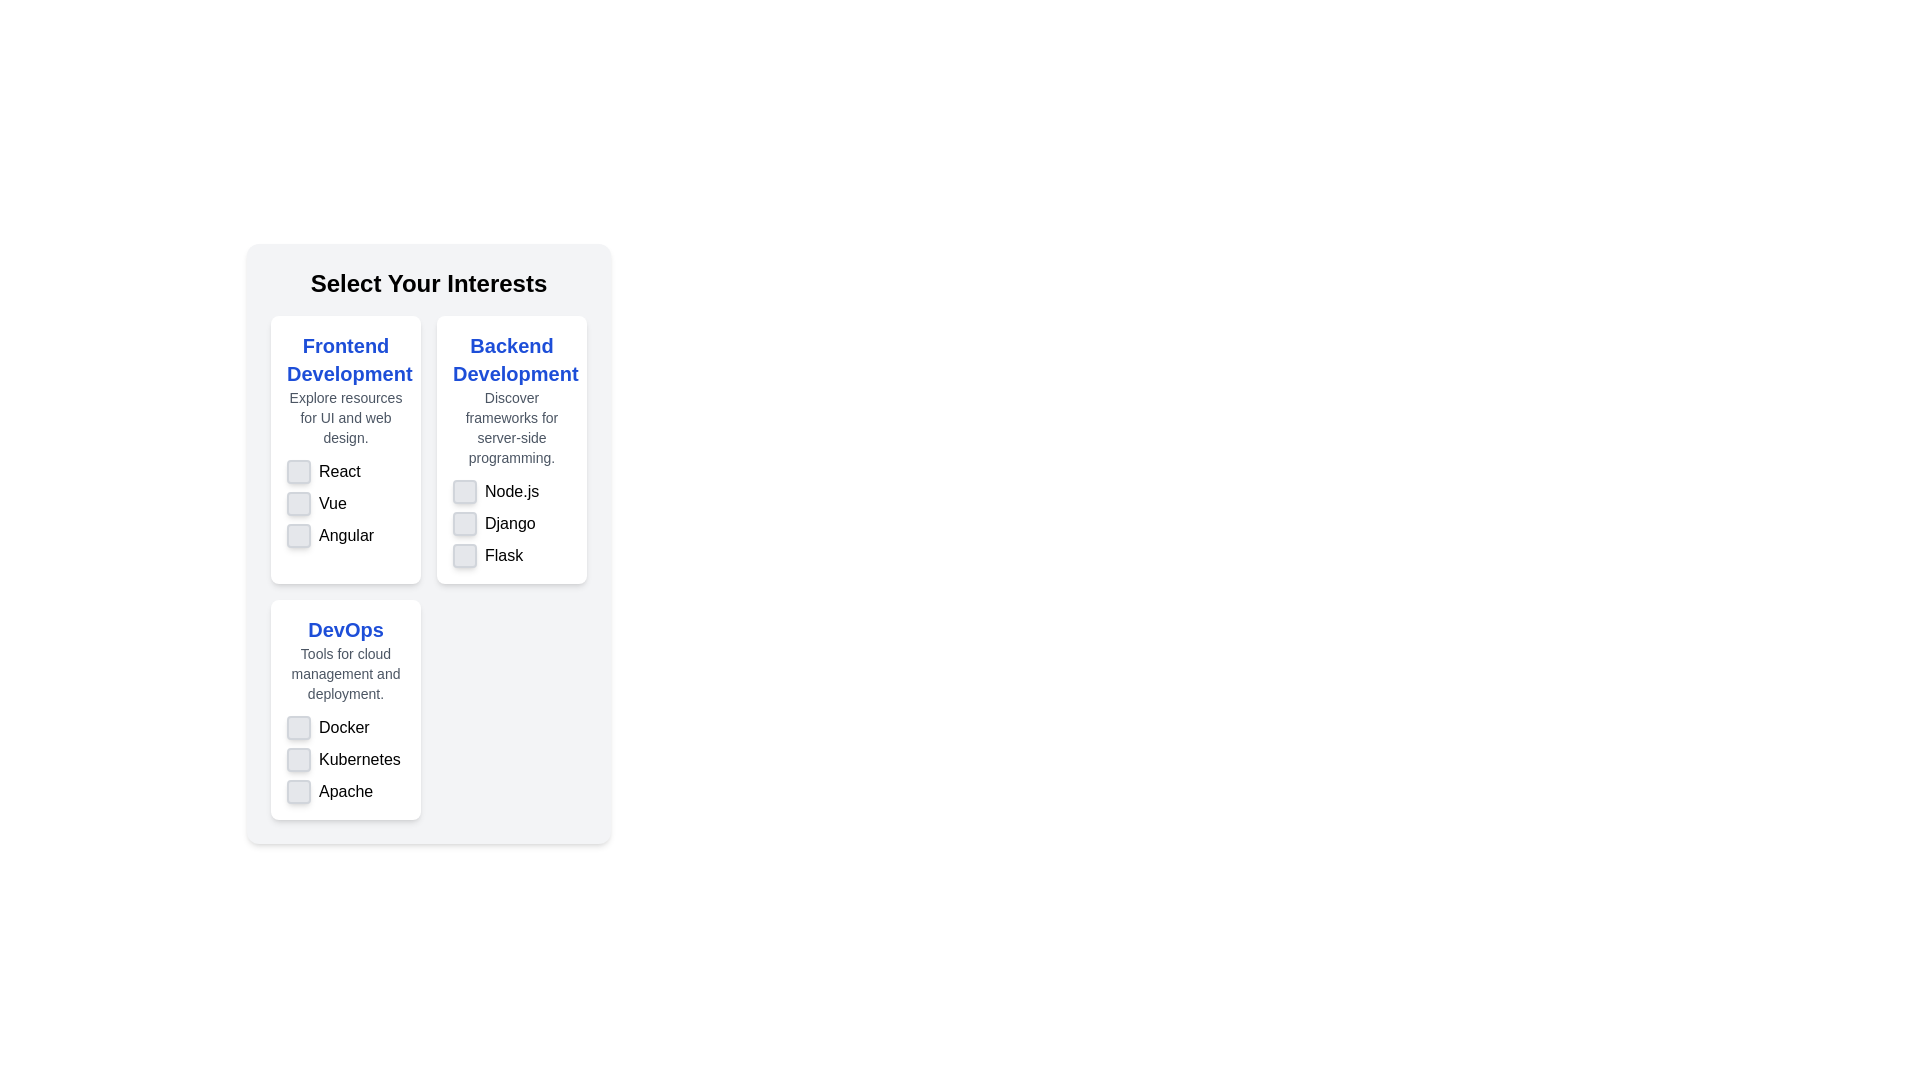 The image size is (1920, 1080). What do you see at coordinates (297, 790) in the screenshot?
I see `the interactive checkbox for the 'Apache' option` at bounding box center [297, 790].